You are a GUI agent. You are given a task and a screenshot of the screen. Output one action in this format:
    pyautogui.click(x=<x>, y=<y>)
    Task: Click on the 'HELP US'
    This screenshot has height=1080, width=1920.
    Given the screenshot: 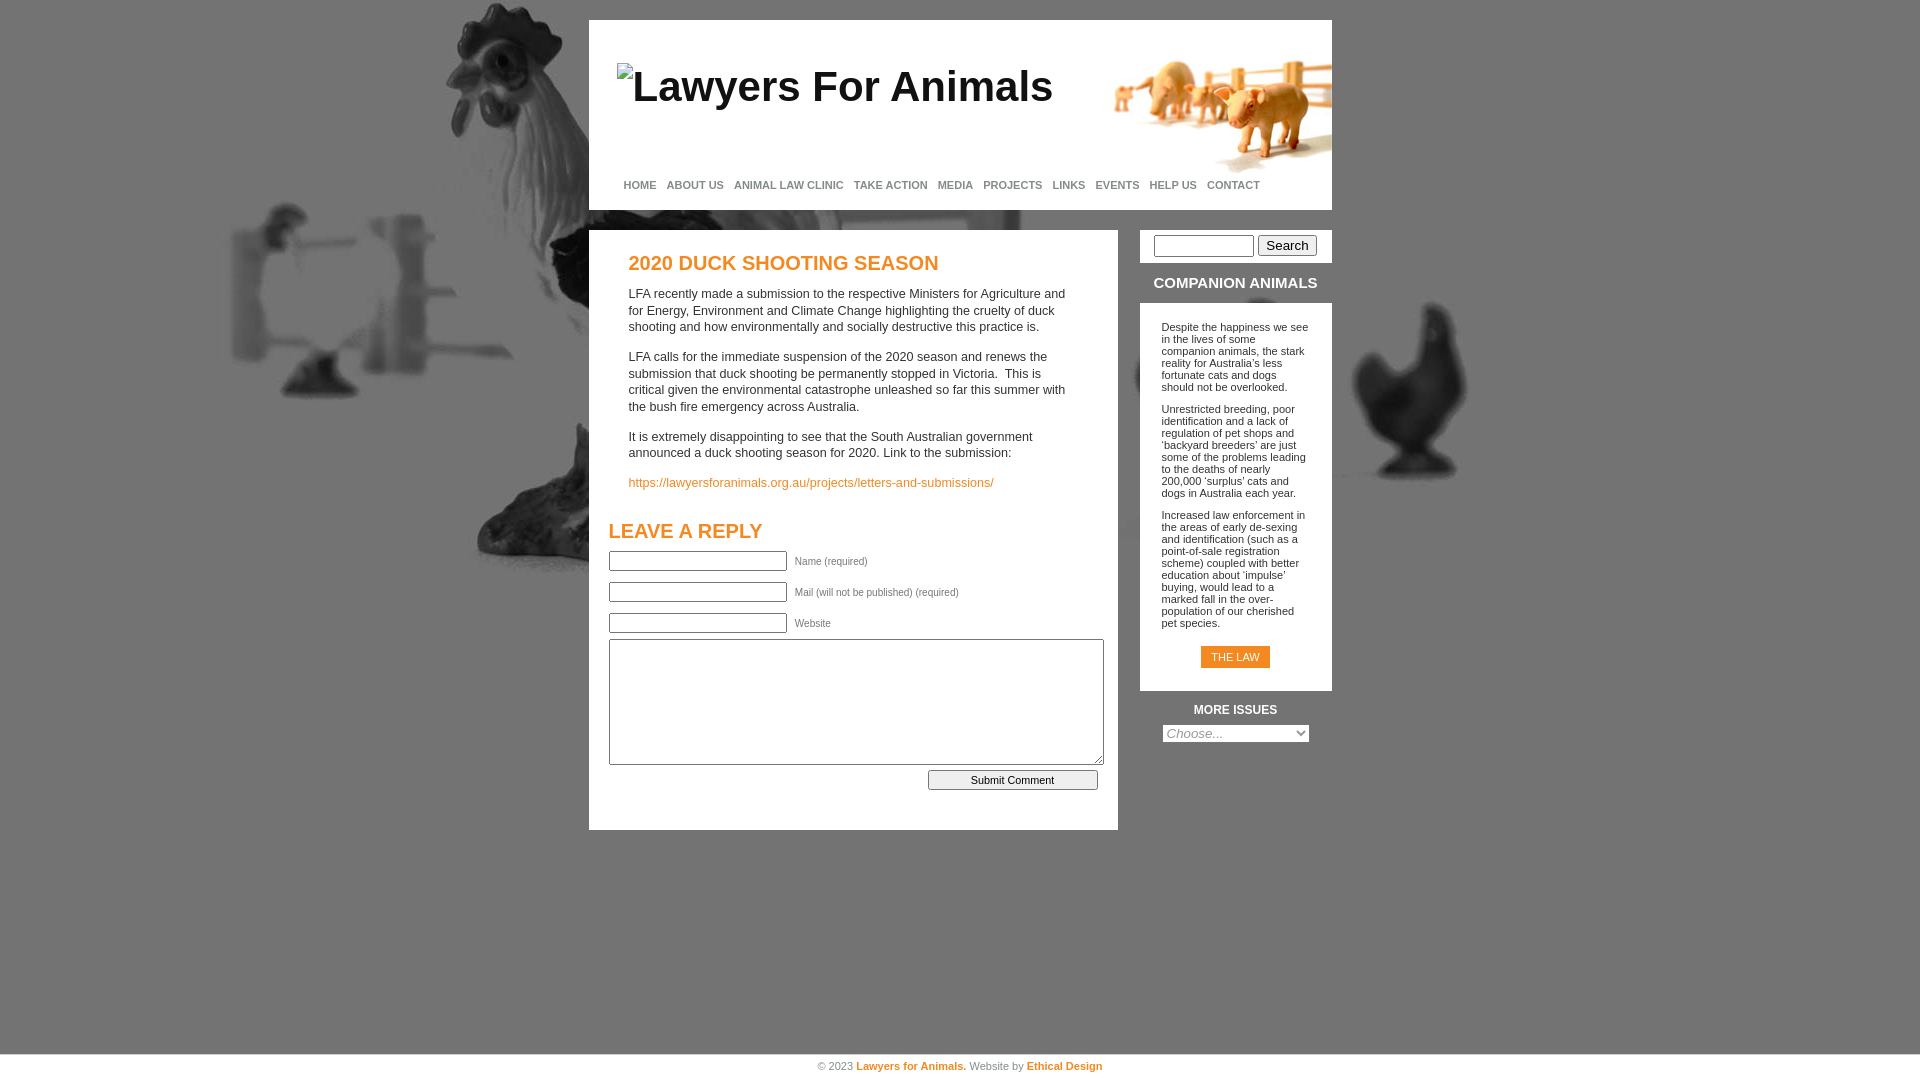 What is the action you would take?
    pyautogui.click(x=1172, y=185)
    